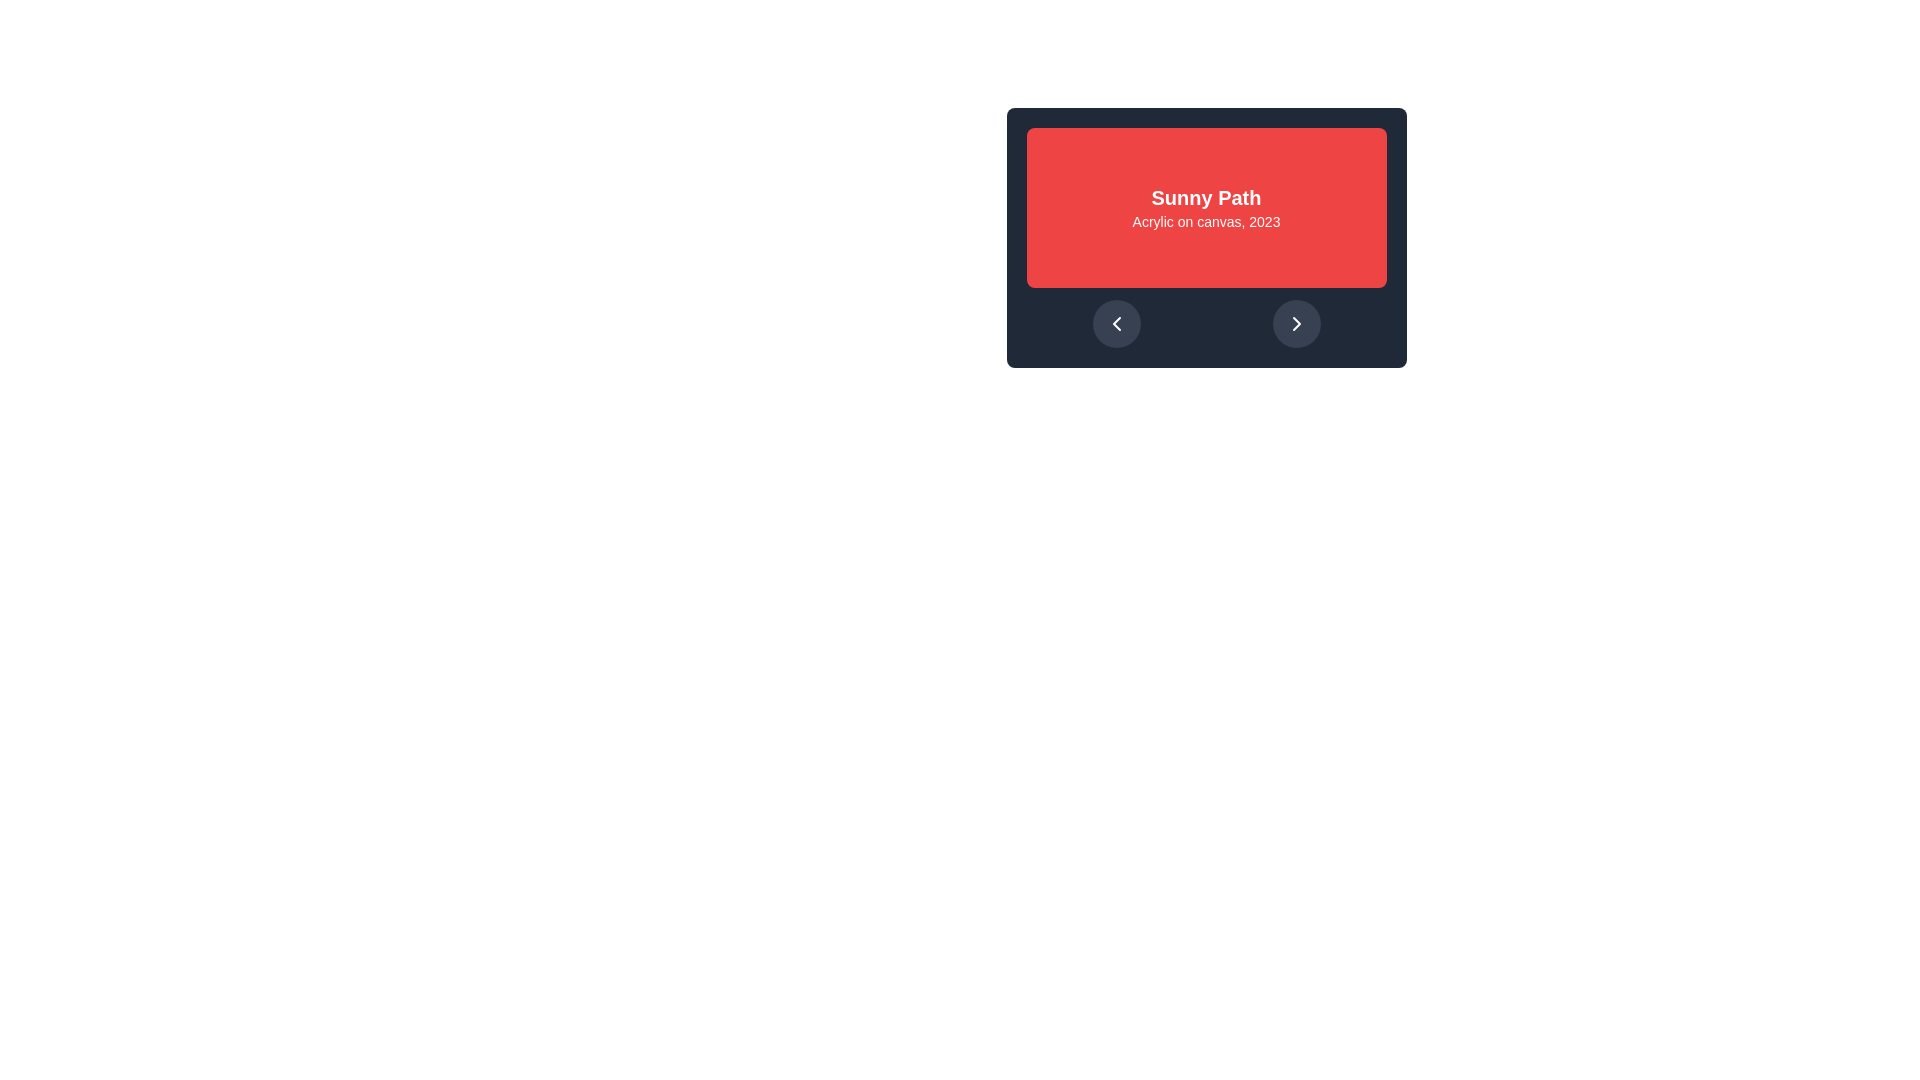 Image resolution: width=1920 pixels, height=1080 pixels. Describe the element at coordinates (1296, 323) in the screenshot. I see `the circular button with a dark gray background and a white rightward arrow icon` at that location.